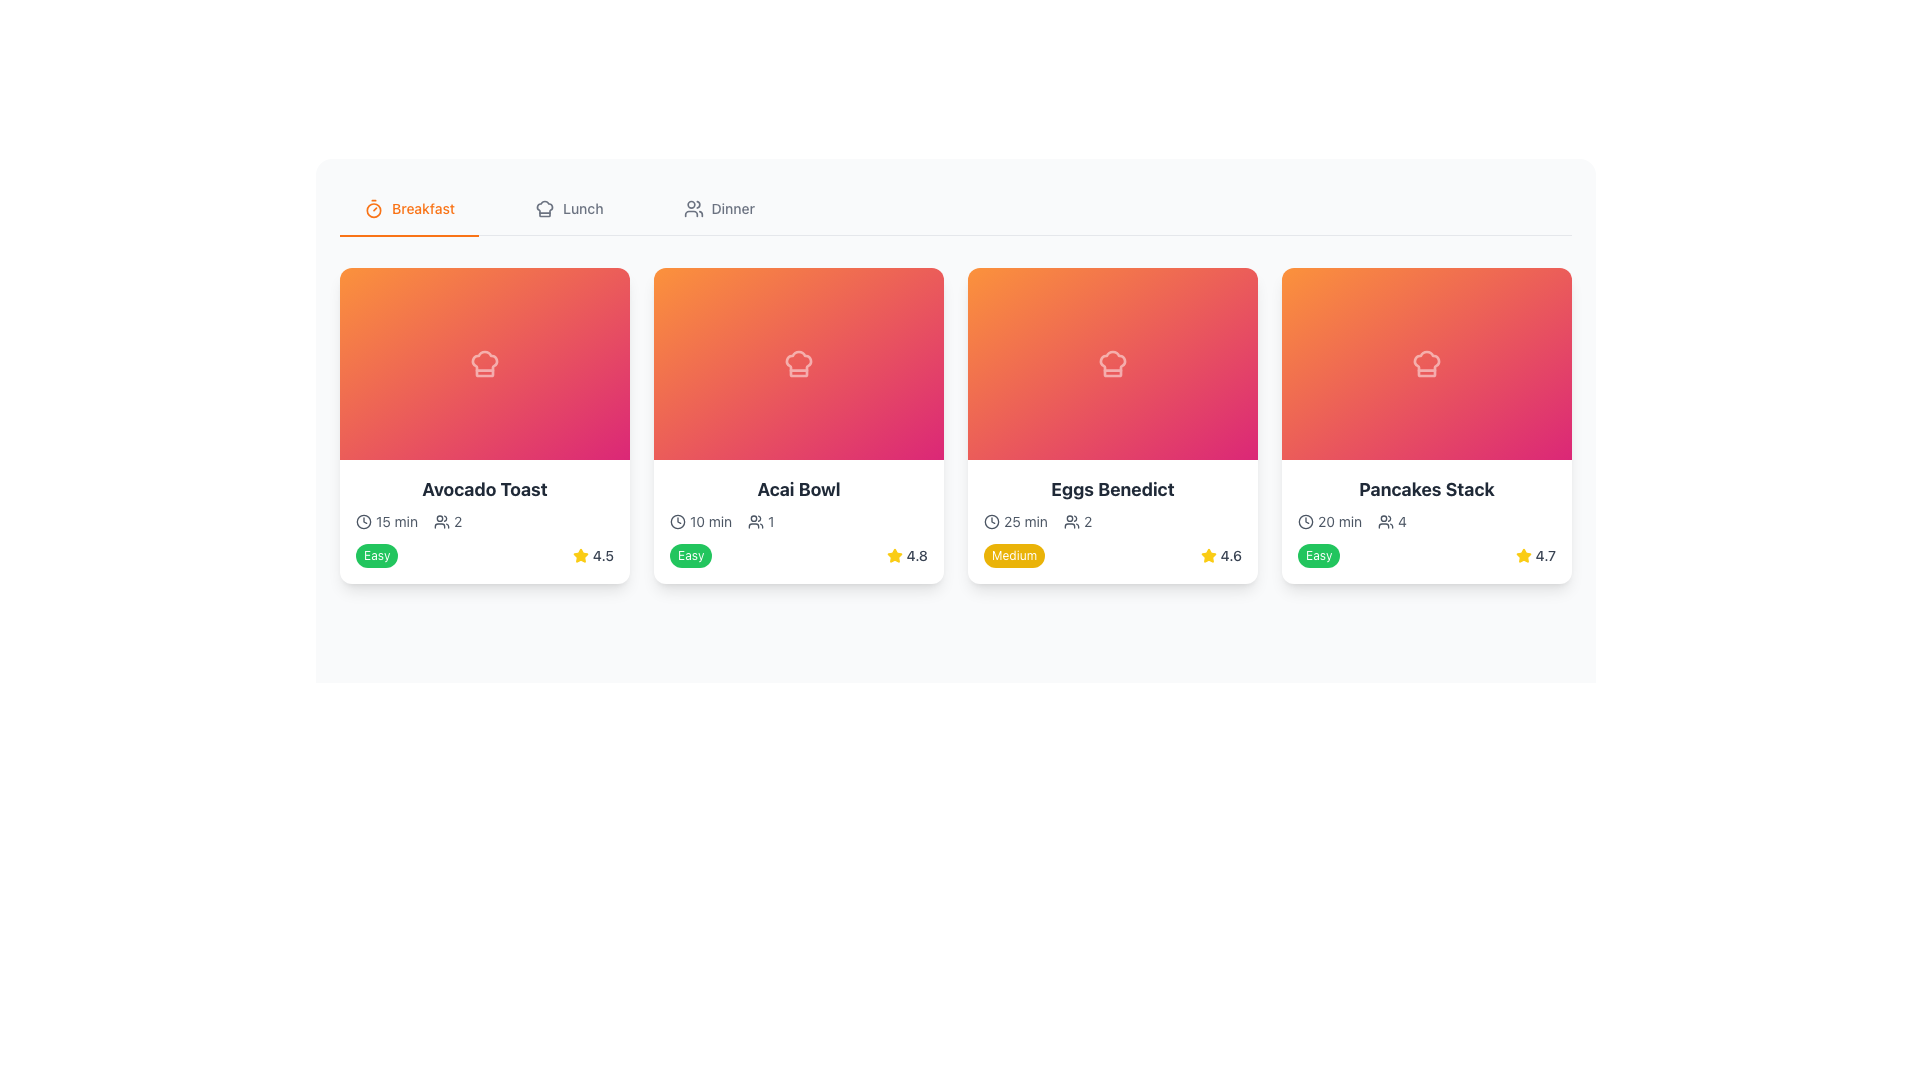 The image size is (1920, 1080). What do you see at coordinates (691, 555) in the screenshot?
I see `the small, pill-shaped badge with a green background and white text that reads 'Easy', located in the lower-left corner of the second card from the left` at bounding box center [691, 555].